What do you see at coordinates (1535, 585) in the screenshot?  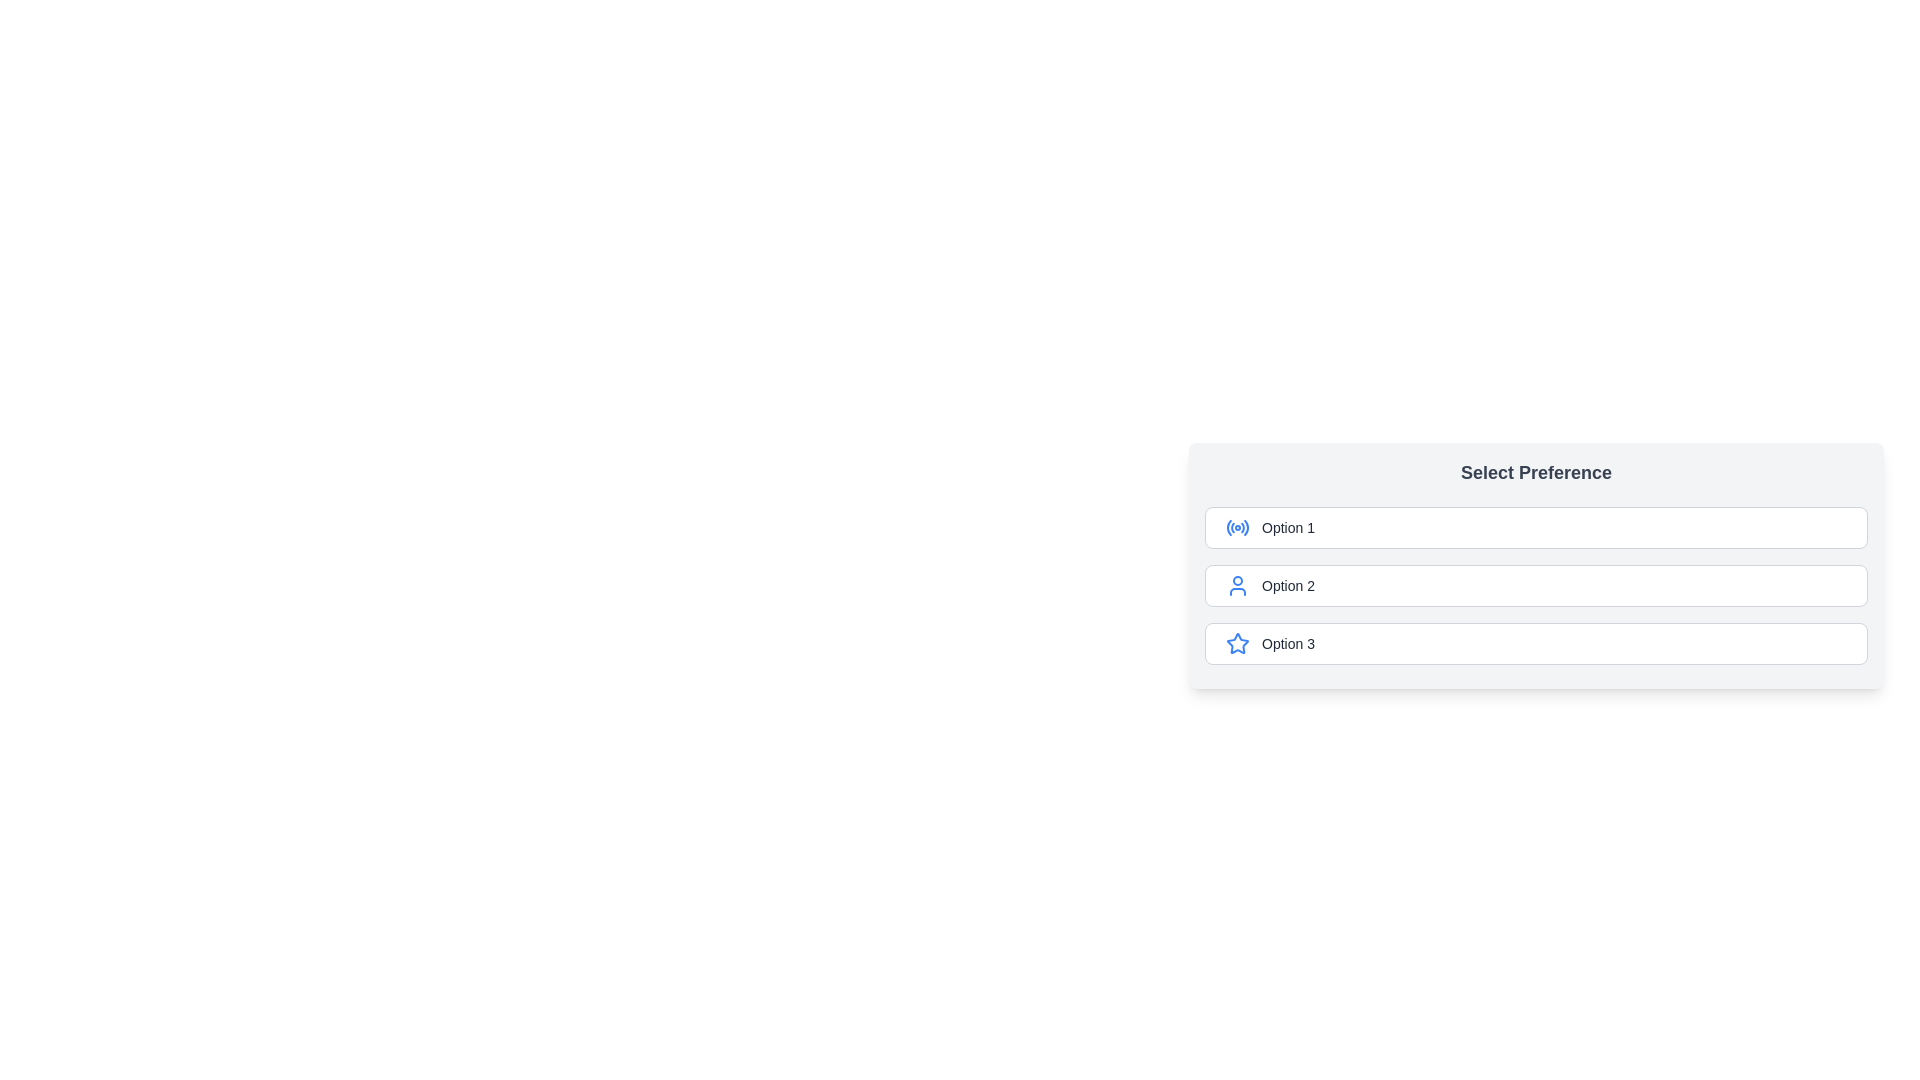 I see `the selectable list item labeled 'Option 2'` at bounding box center [1535, 585].